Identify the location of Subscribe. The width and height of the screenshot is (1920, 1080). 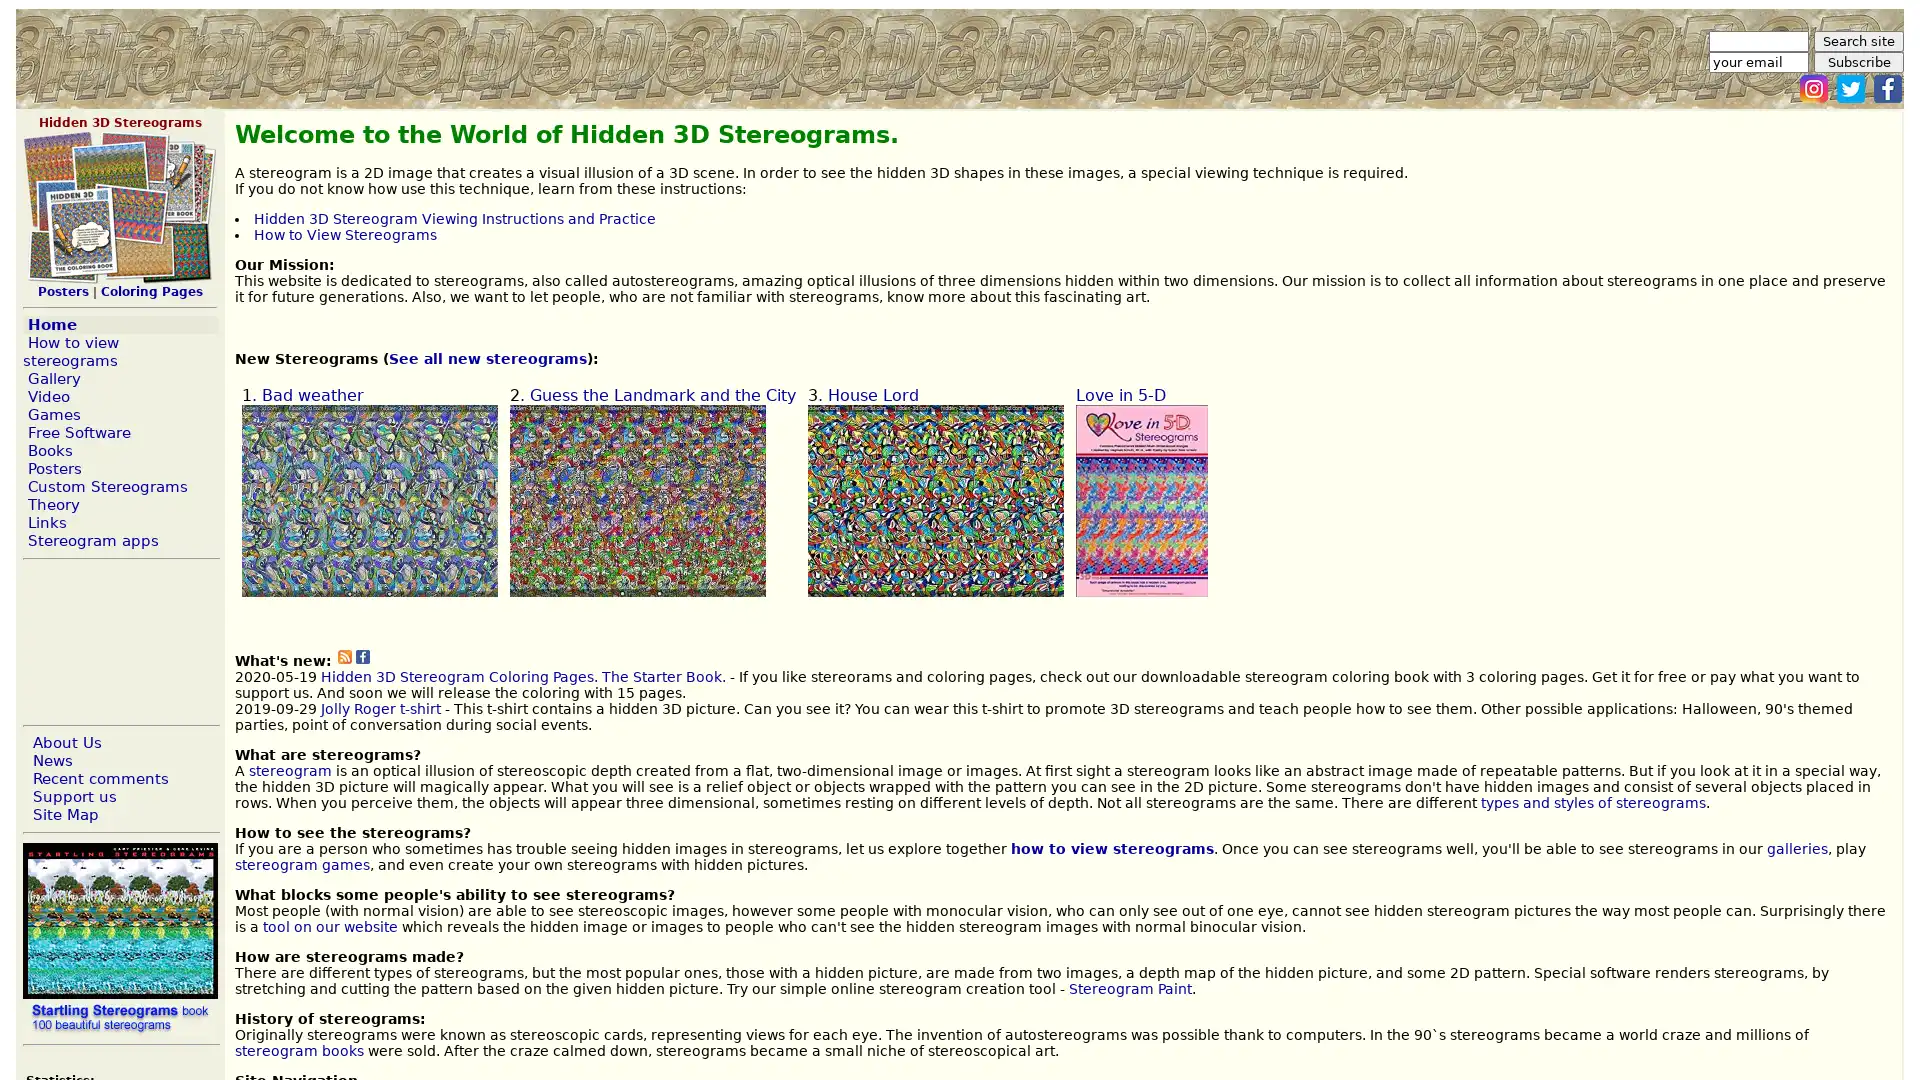
(1857, 61).